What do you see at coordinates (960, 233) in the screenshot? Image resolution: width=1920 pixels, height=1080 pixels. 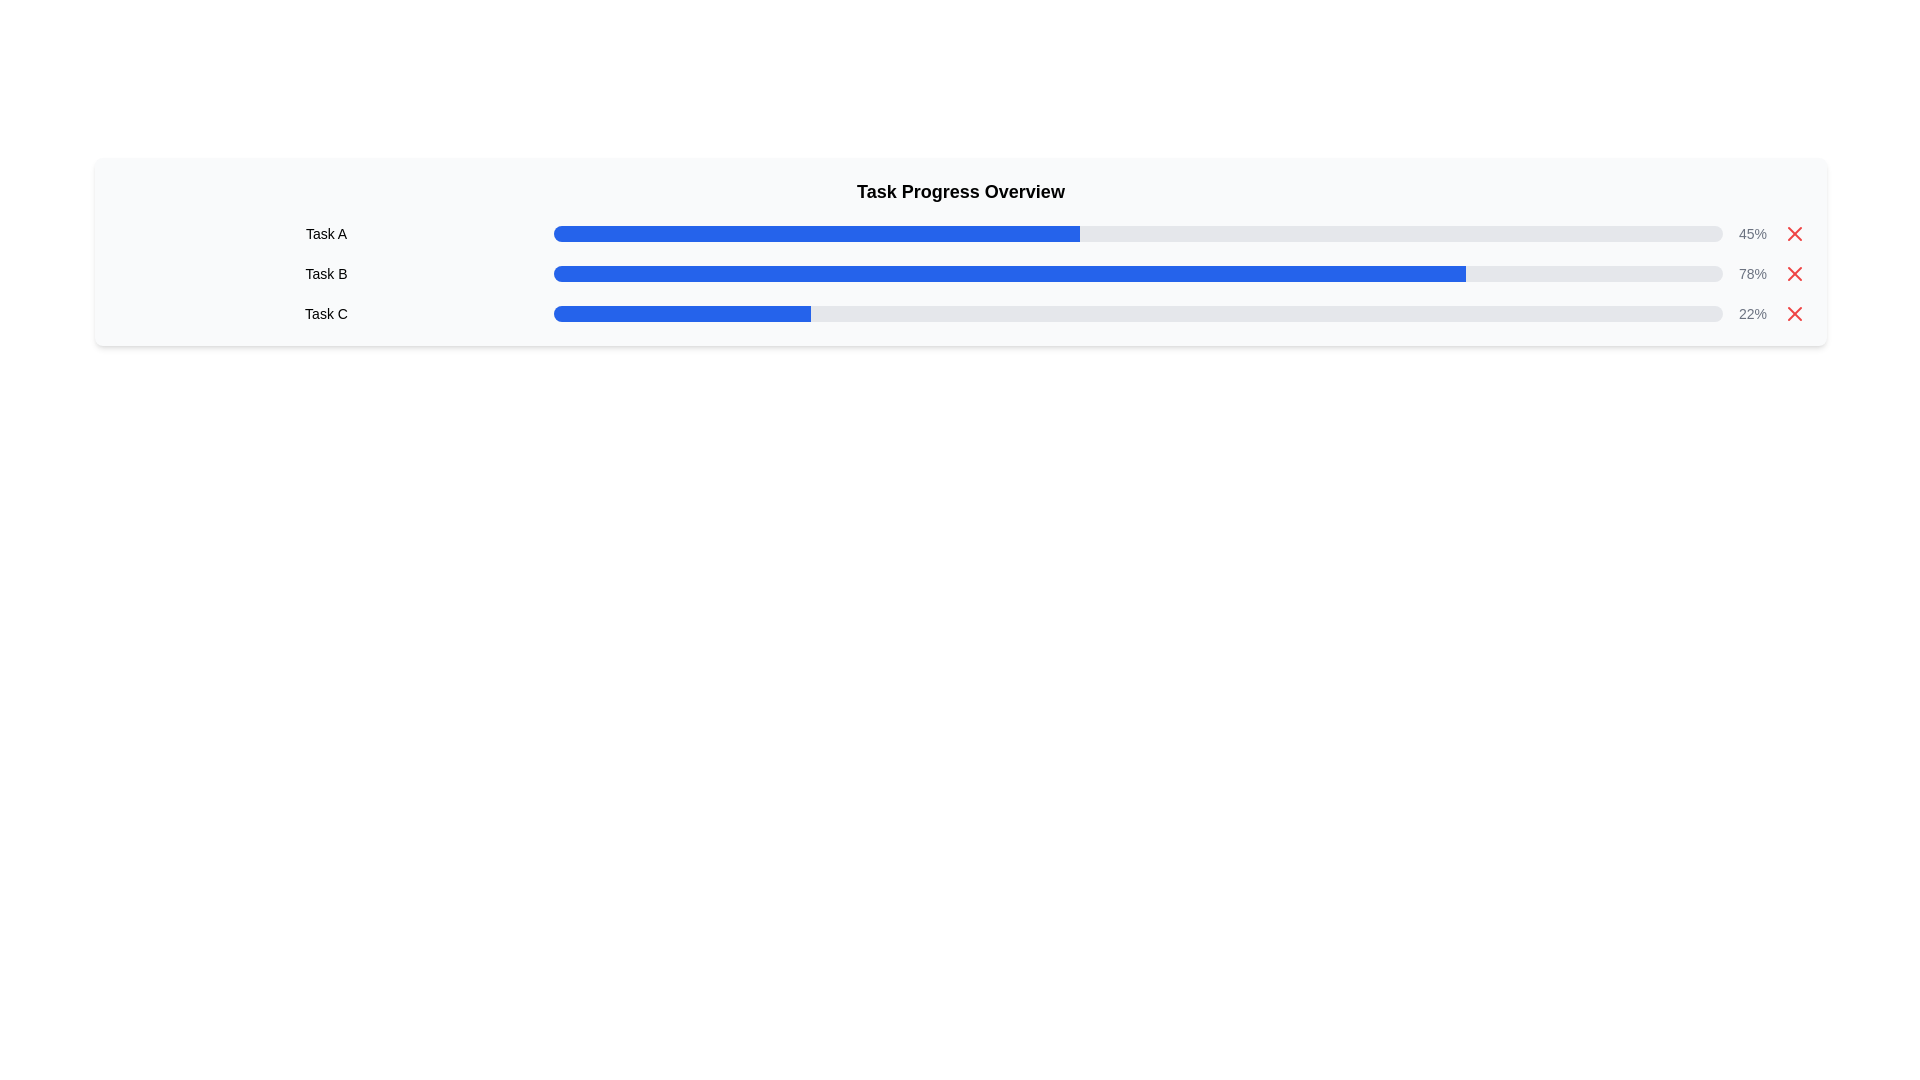 I see `the progress bar indicating 'Task A' at 45% completion by using the information presented` at bounding box center [960, 233].